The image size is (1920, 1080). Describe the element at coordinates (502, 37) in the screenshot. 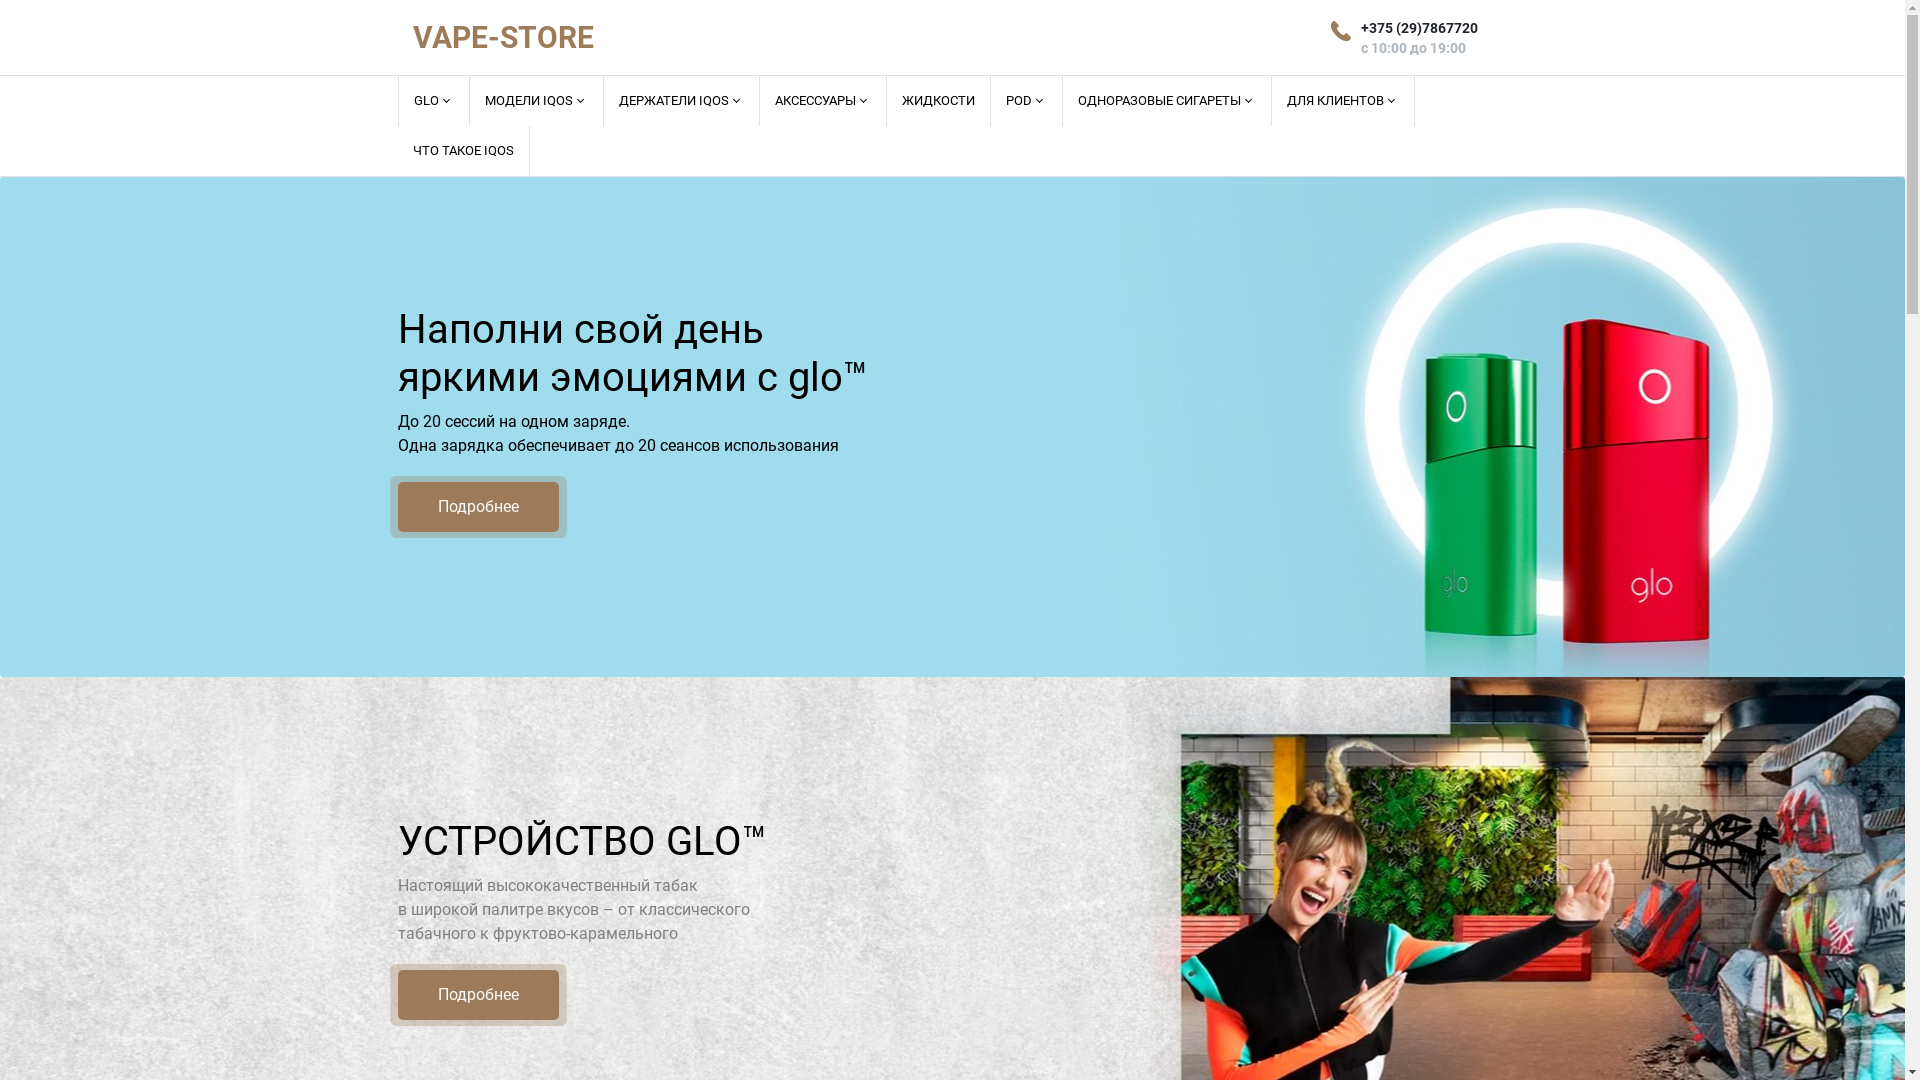

I see `'VAPE-STORE'` at that location.